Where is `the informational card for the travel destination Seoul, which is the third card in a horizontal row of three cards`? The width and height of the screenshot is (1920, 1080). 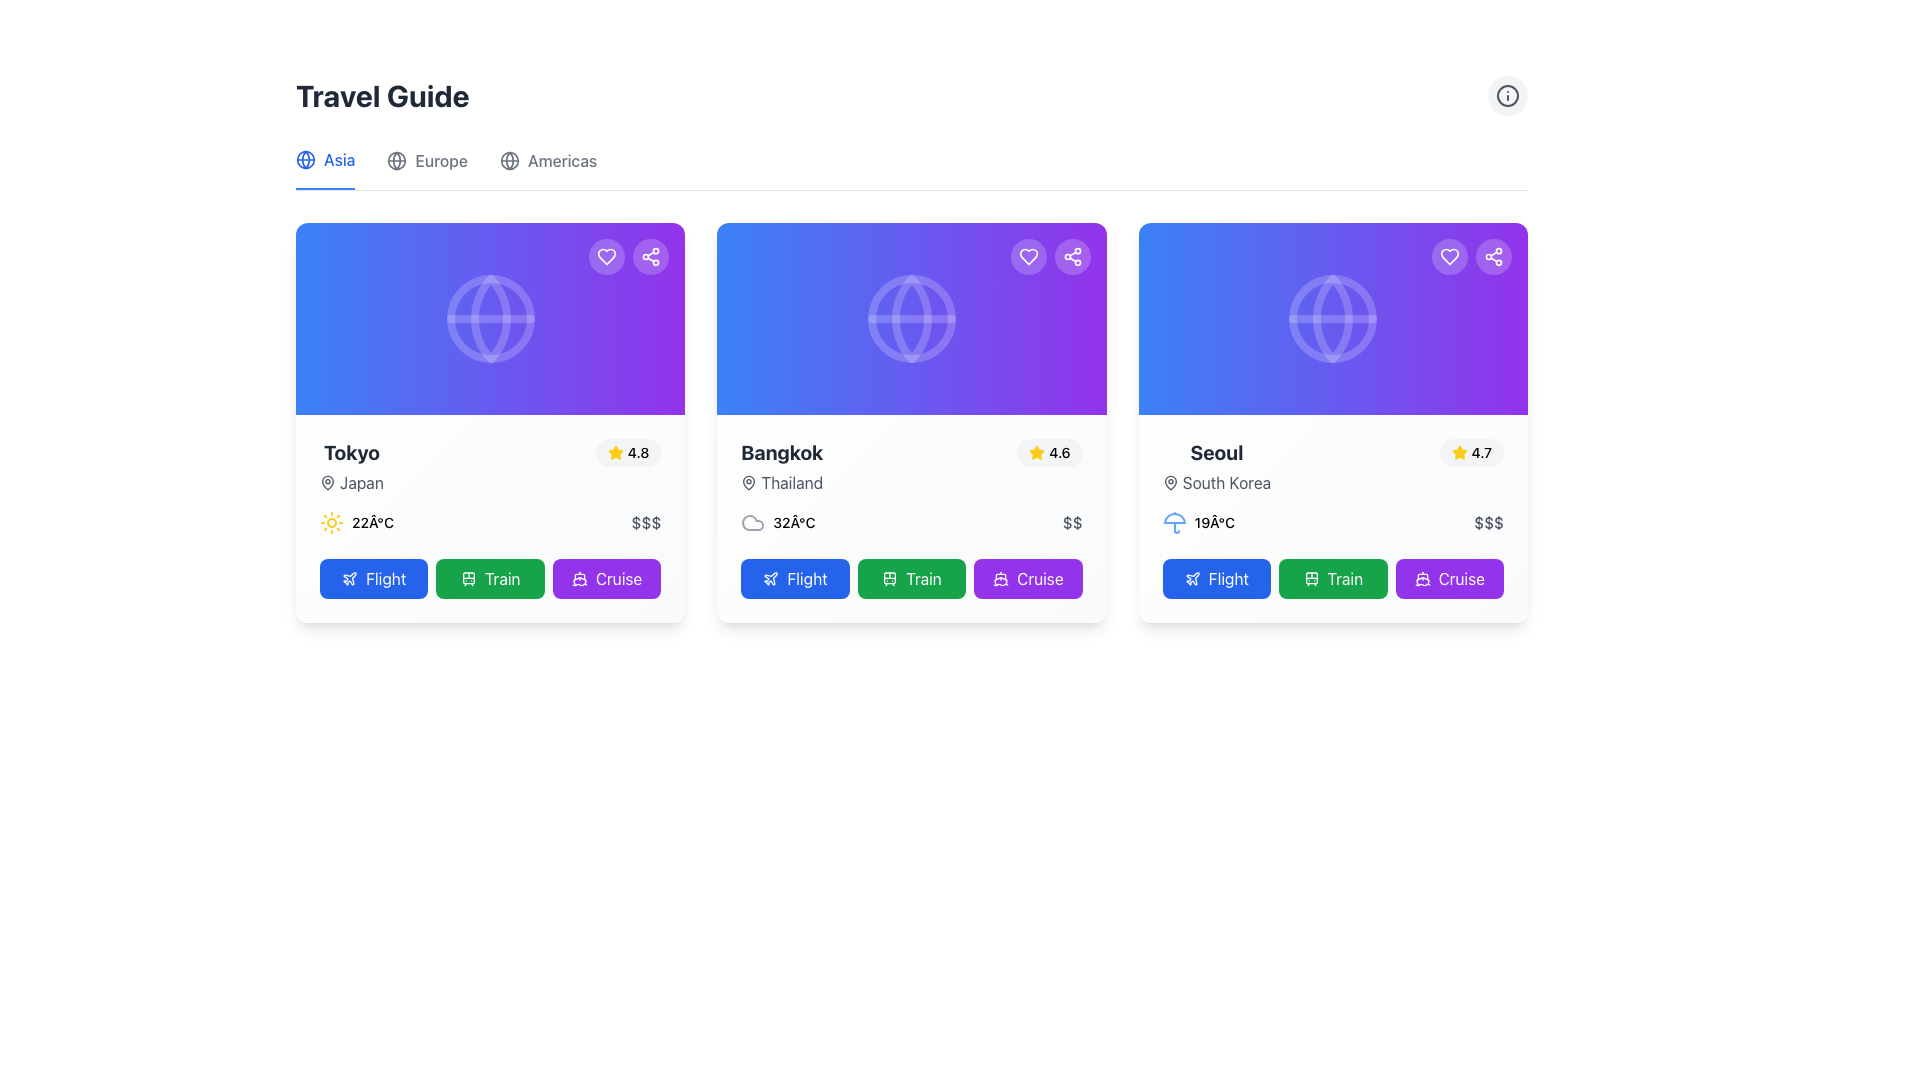
the informational card for the travel destination Seoul, which is the third card in a horizontal row of three cards is located at coordinates (1333, 422).